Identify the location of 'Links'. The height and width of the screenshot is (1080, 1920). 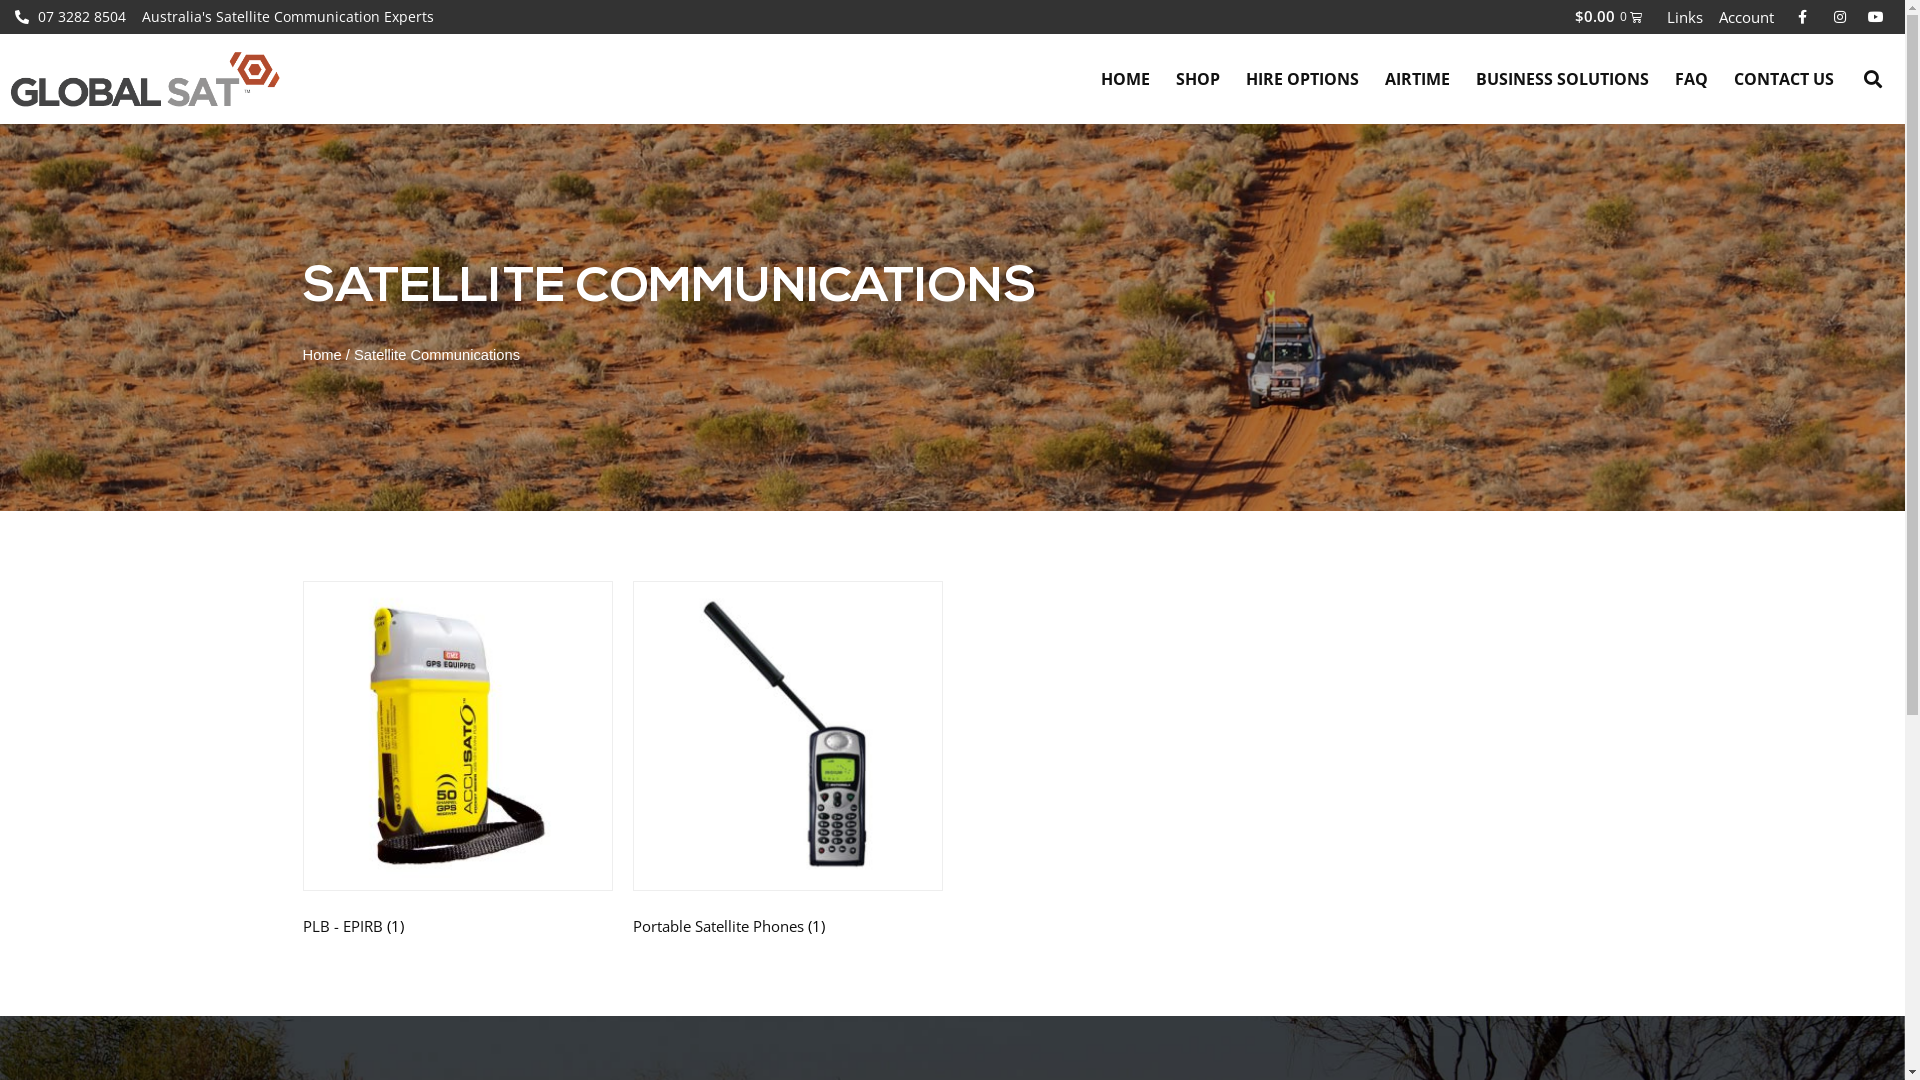
(1683, 16).